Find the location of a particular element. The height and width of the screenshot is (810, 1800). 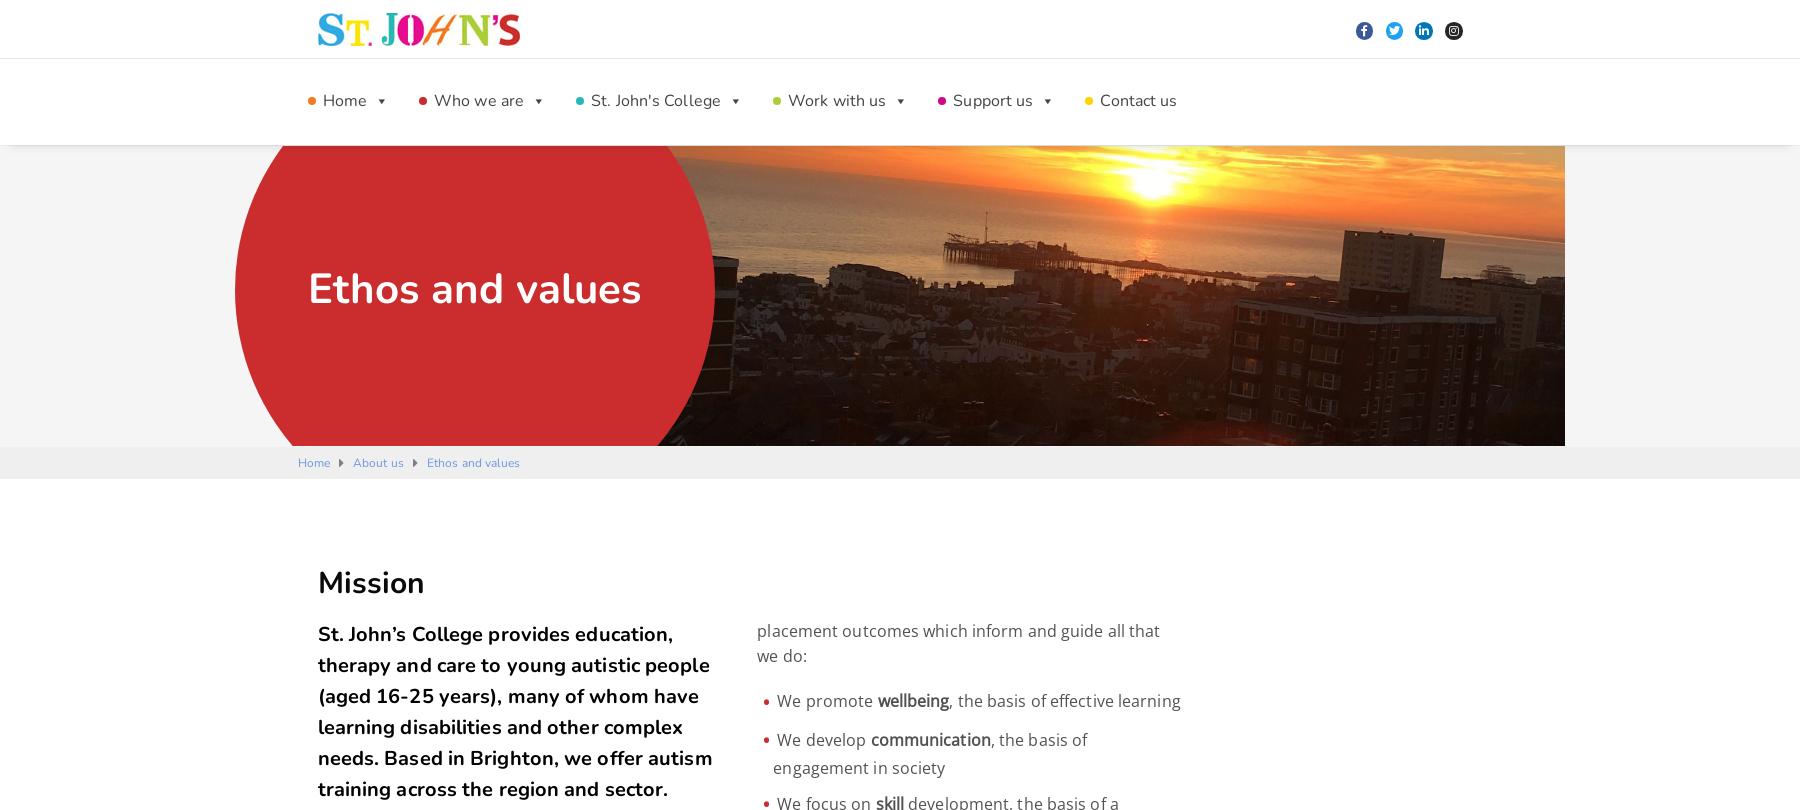

'Work ready' is located at coordinates (618, 271).